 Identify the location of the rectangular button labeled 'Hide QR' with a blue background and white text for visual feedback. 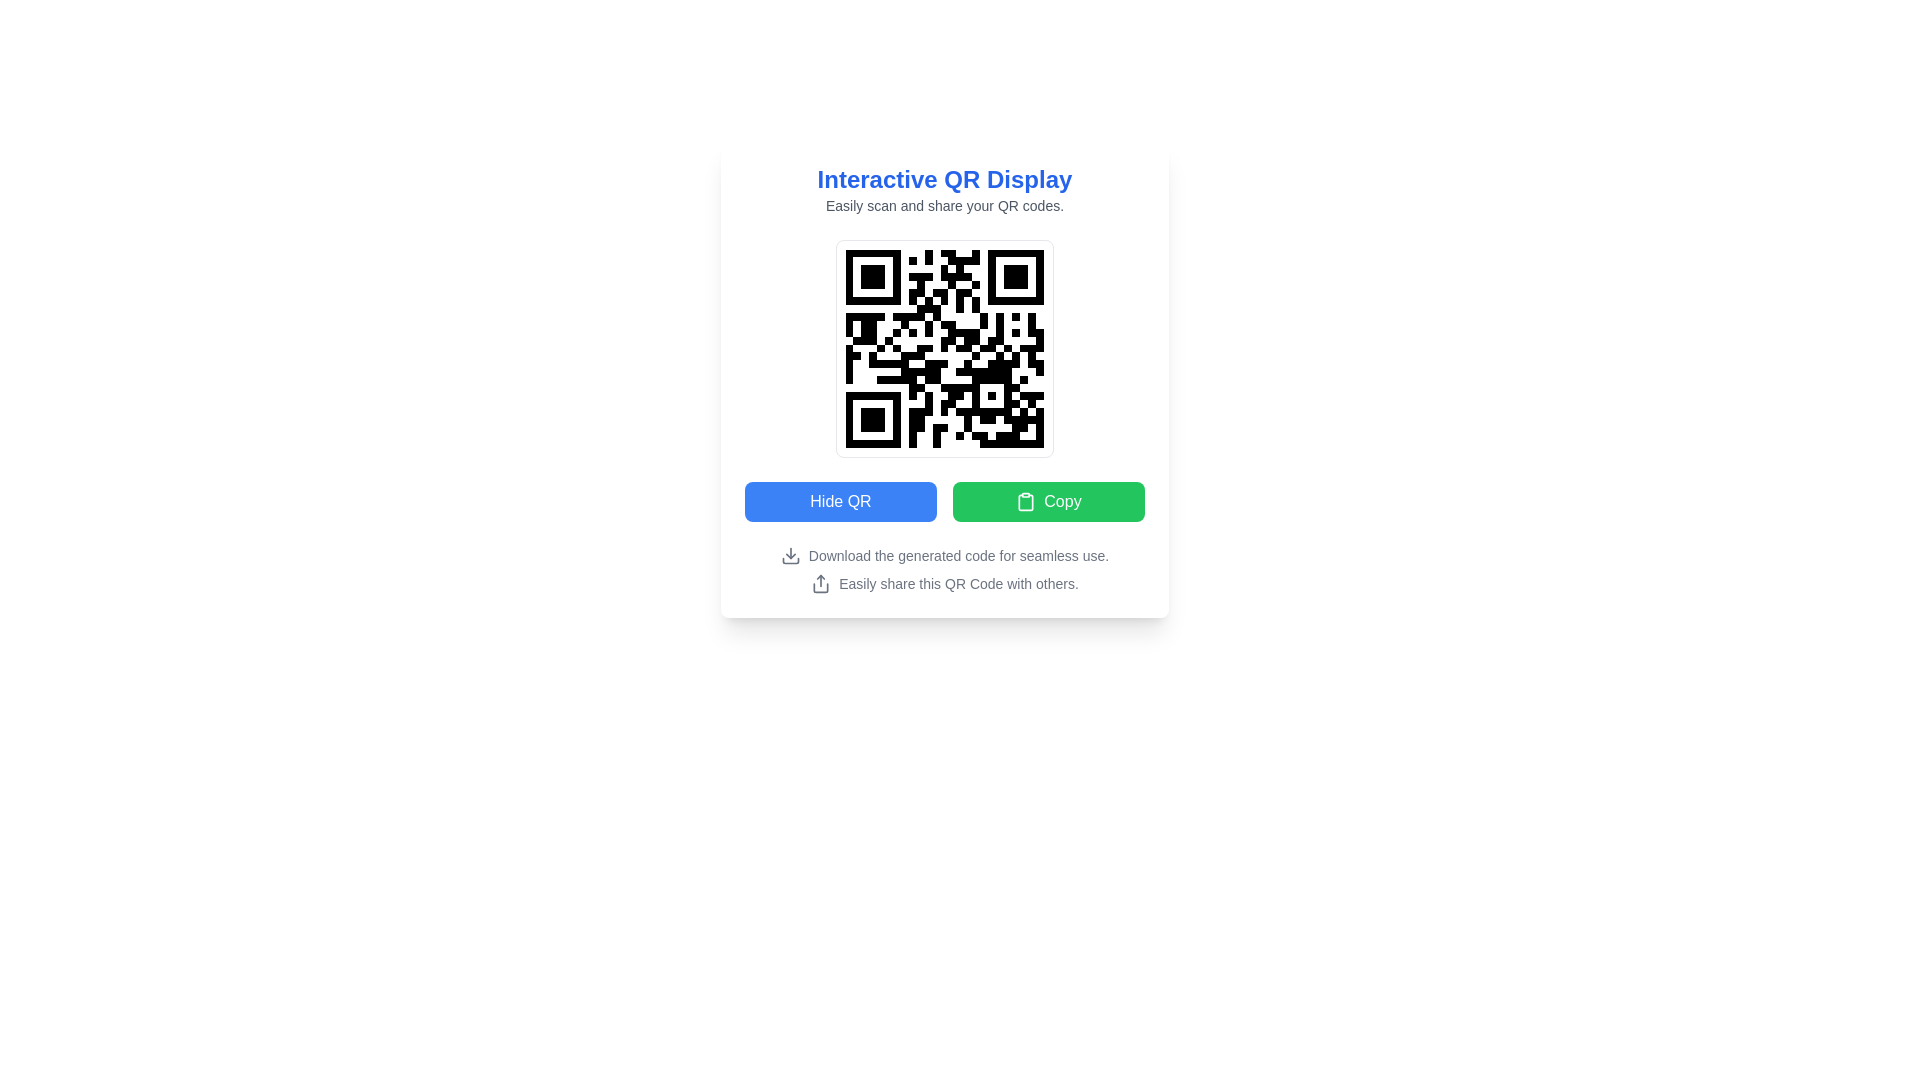
(840, 500).